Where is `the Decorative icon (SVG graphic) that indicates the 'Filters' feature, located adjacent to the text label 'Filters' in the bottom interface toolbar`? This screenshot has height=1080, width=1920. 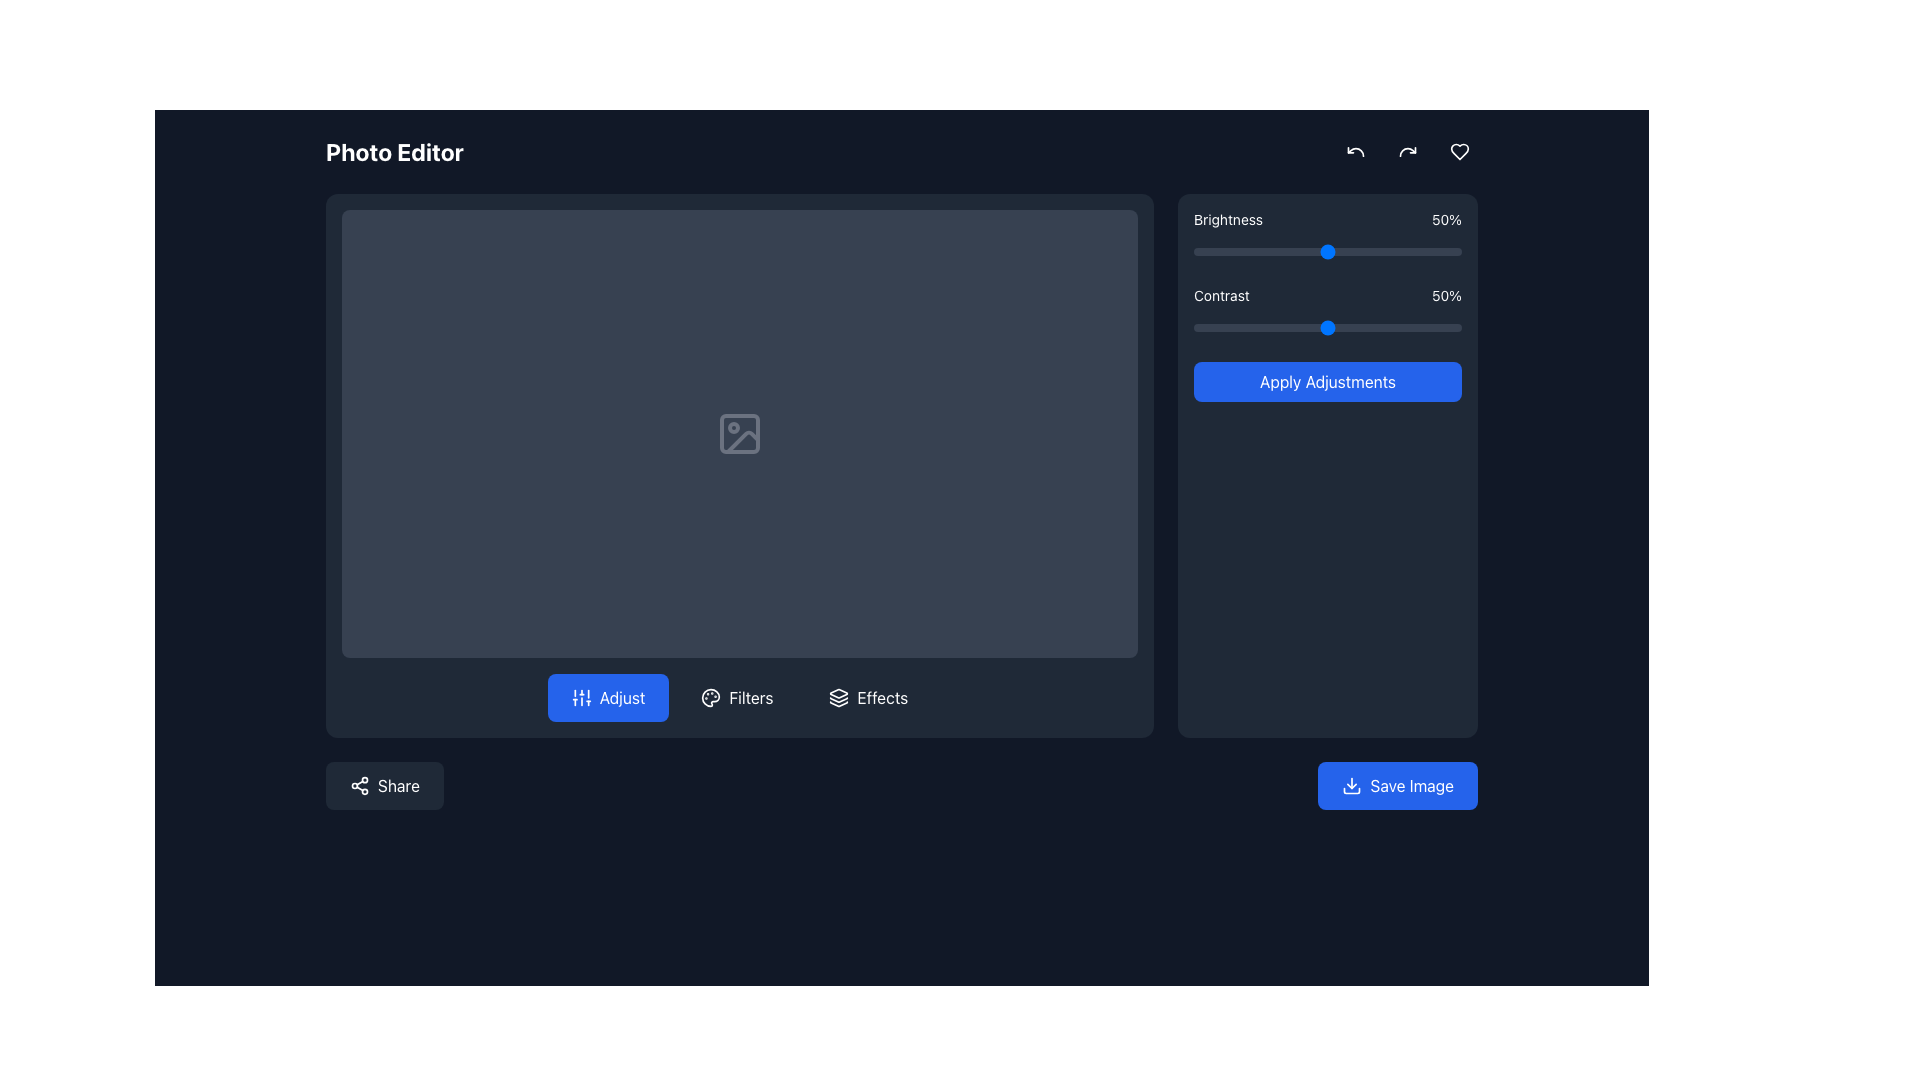
the Decorative icon (SVG graphic) that indicates the 'Filters' feature, located adjacent to the text label 'Filters' in the bottom interface toolbar is located at coordinates (711, 696).